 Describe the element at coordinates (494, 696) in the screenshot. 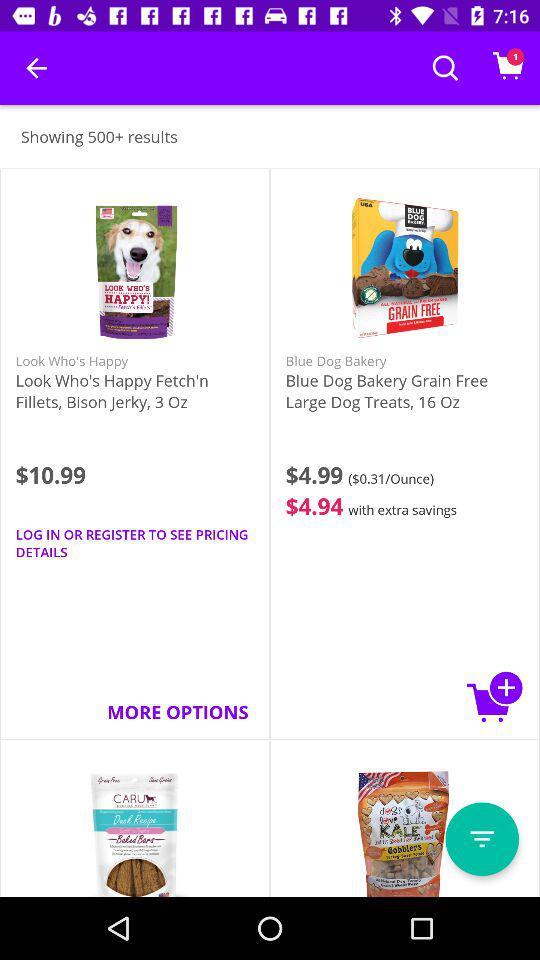

I see `icon to the right of the more options` at that location.